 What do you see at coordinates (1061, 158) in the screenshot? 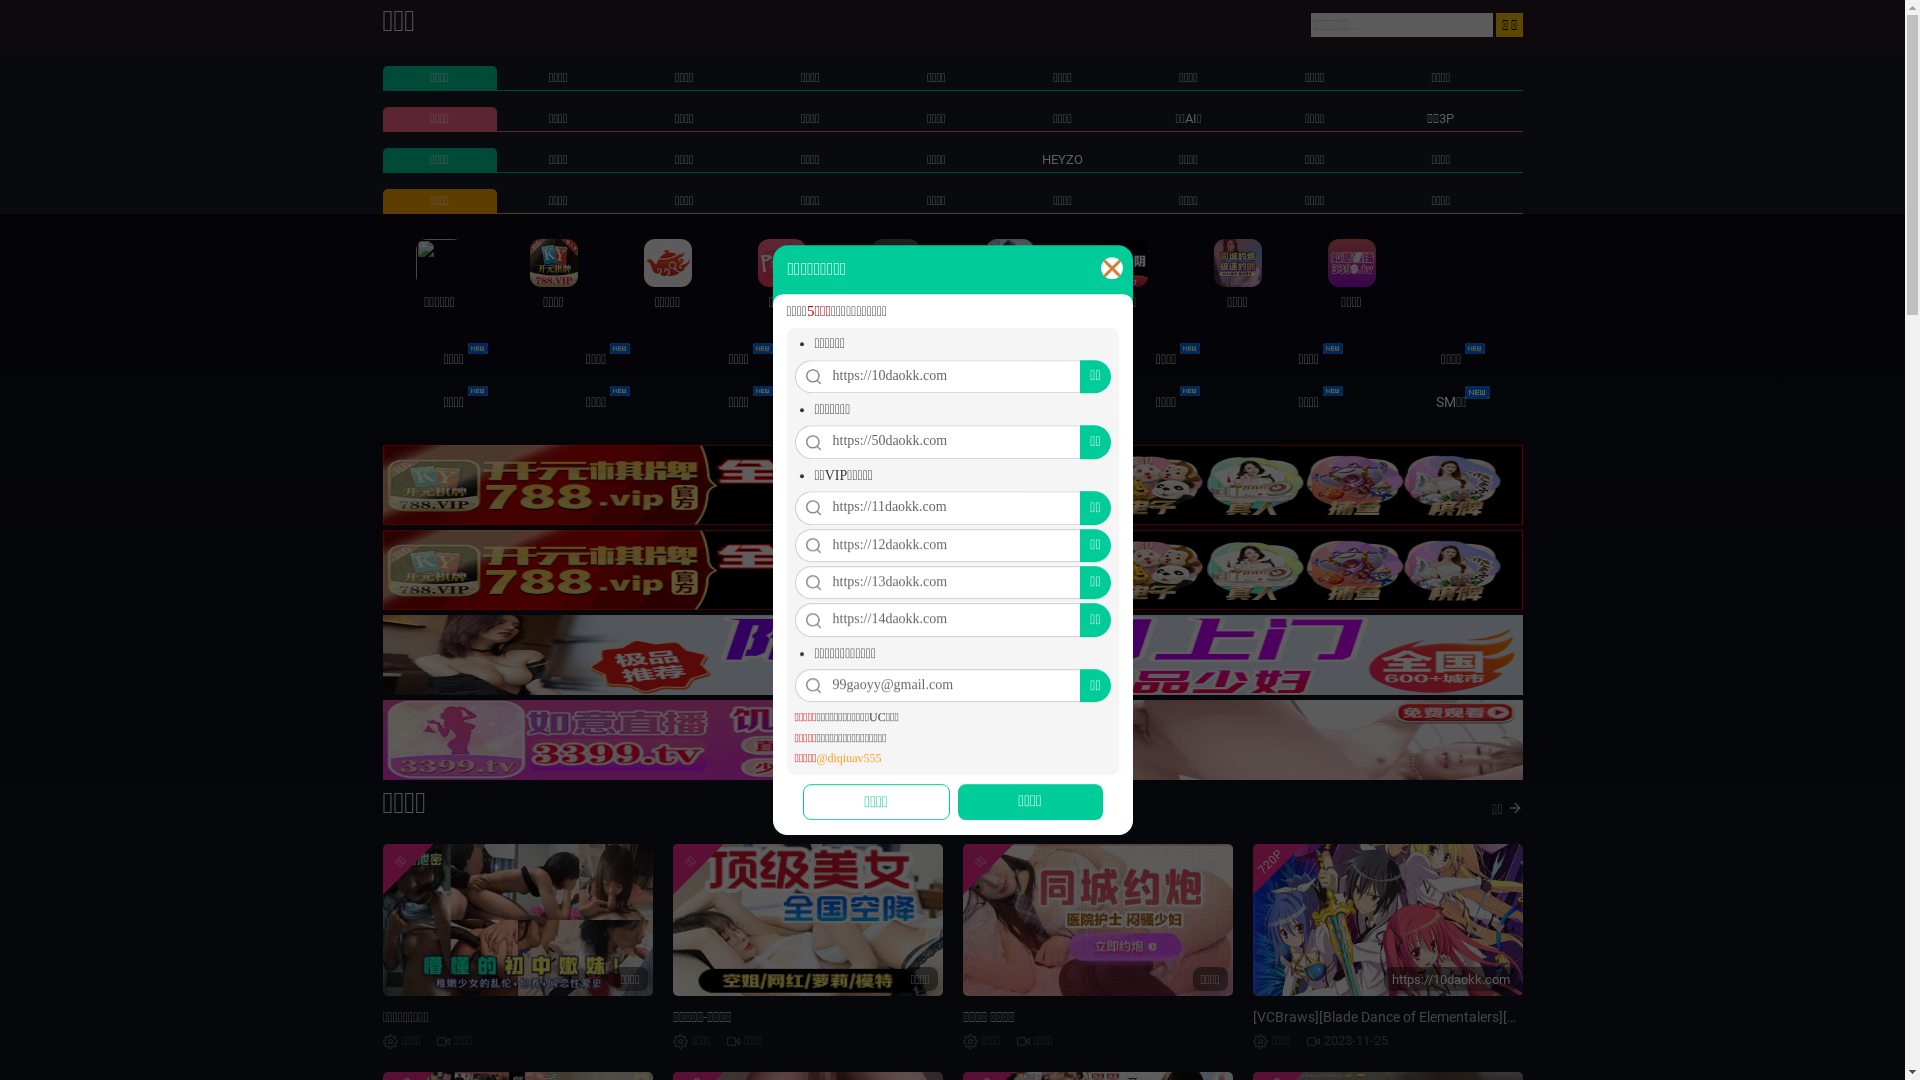
I see `'HEYZO'` at bounding box center [1061, 158].